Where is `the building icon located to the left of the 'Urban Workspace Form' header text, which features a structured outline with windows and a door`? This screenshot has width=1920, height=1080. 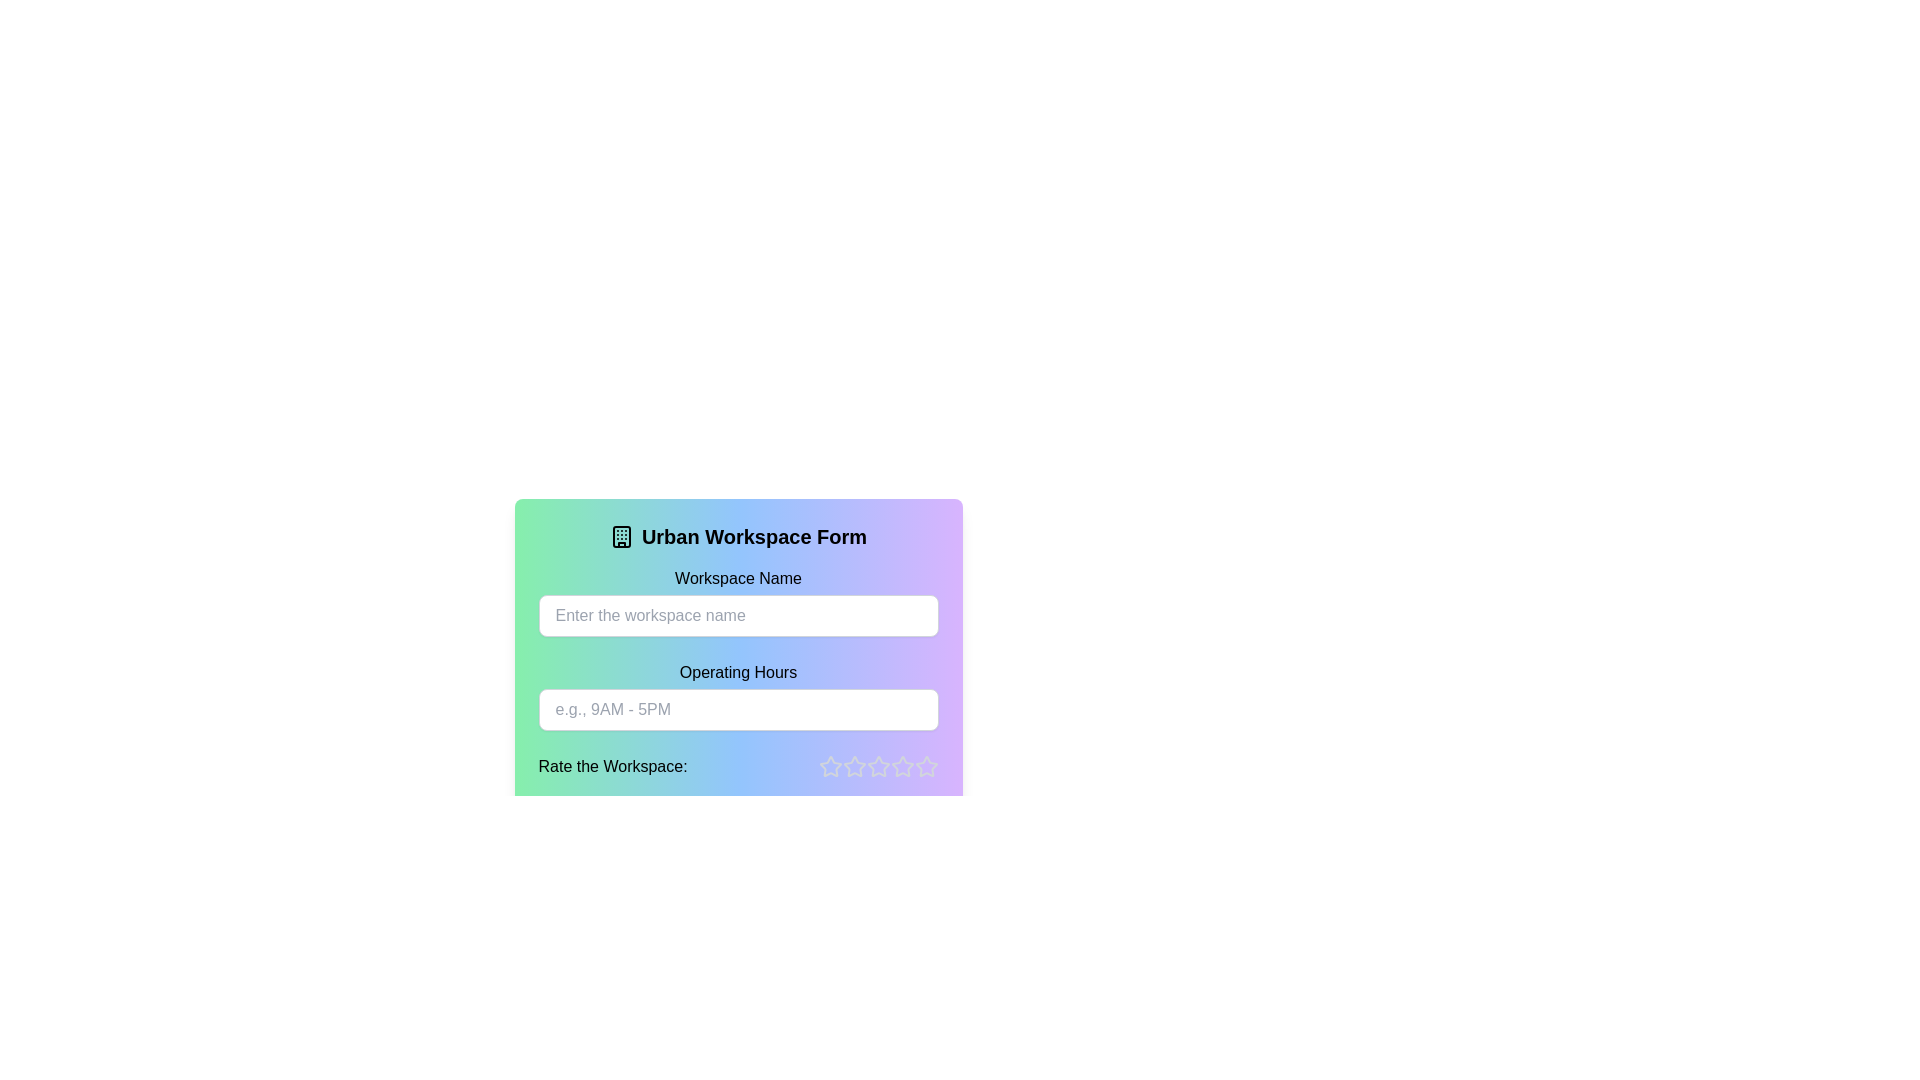 the building icon located to the left of the 'Urban Workspace Form' header text, which features a structured outline with windows and a door is located at coordinates (620, 535).